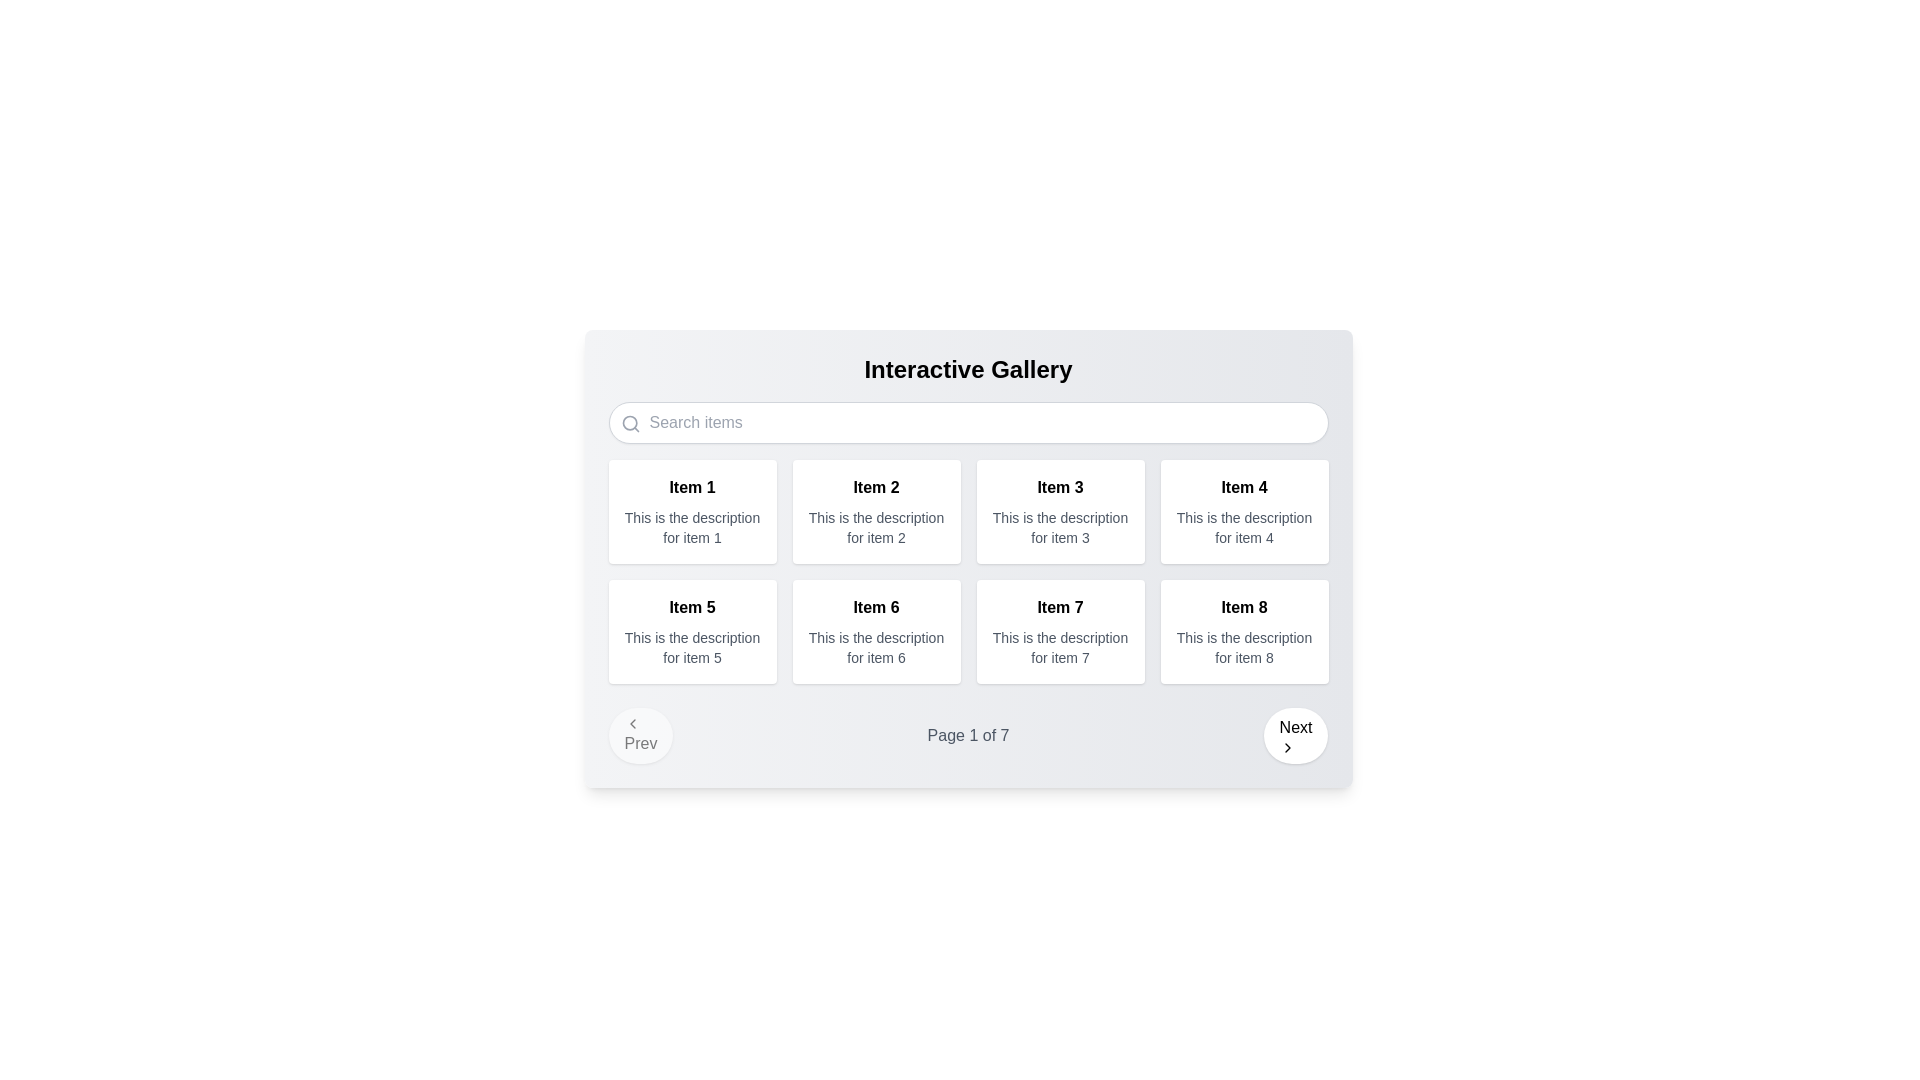 Image resolution: width=1920 pixels, height=1080 pixels. What do you see at coordinates (1059, 632) in the screenshot?
I see `the informational card displaying the title 'Item 7' and description 'This is the description for item 7', located in the second row, third column of the grid` at bounding box center [1059, 632].